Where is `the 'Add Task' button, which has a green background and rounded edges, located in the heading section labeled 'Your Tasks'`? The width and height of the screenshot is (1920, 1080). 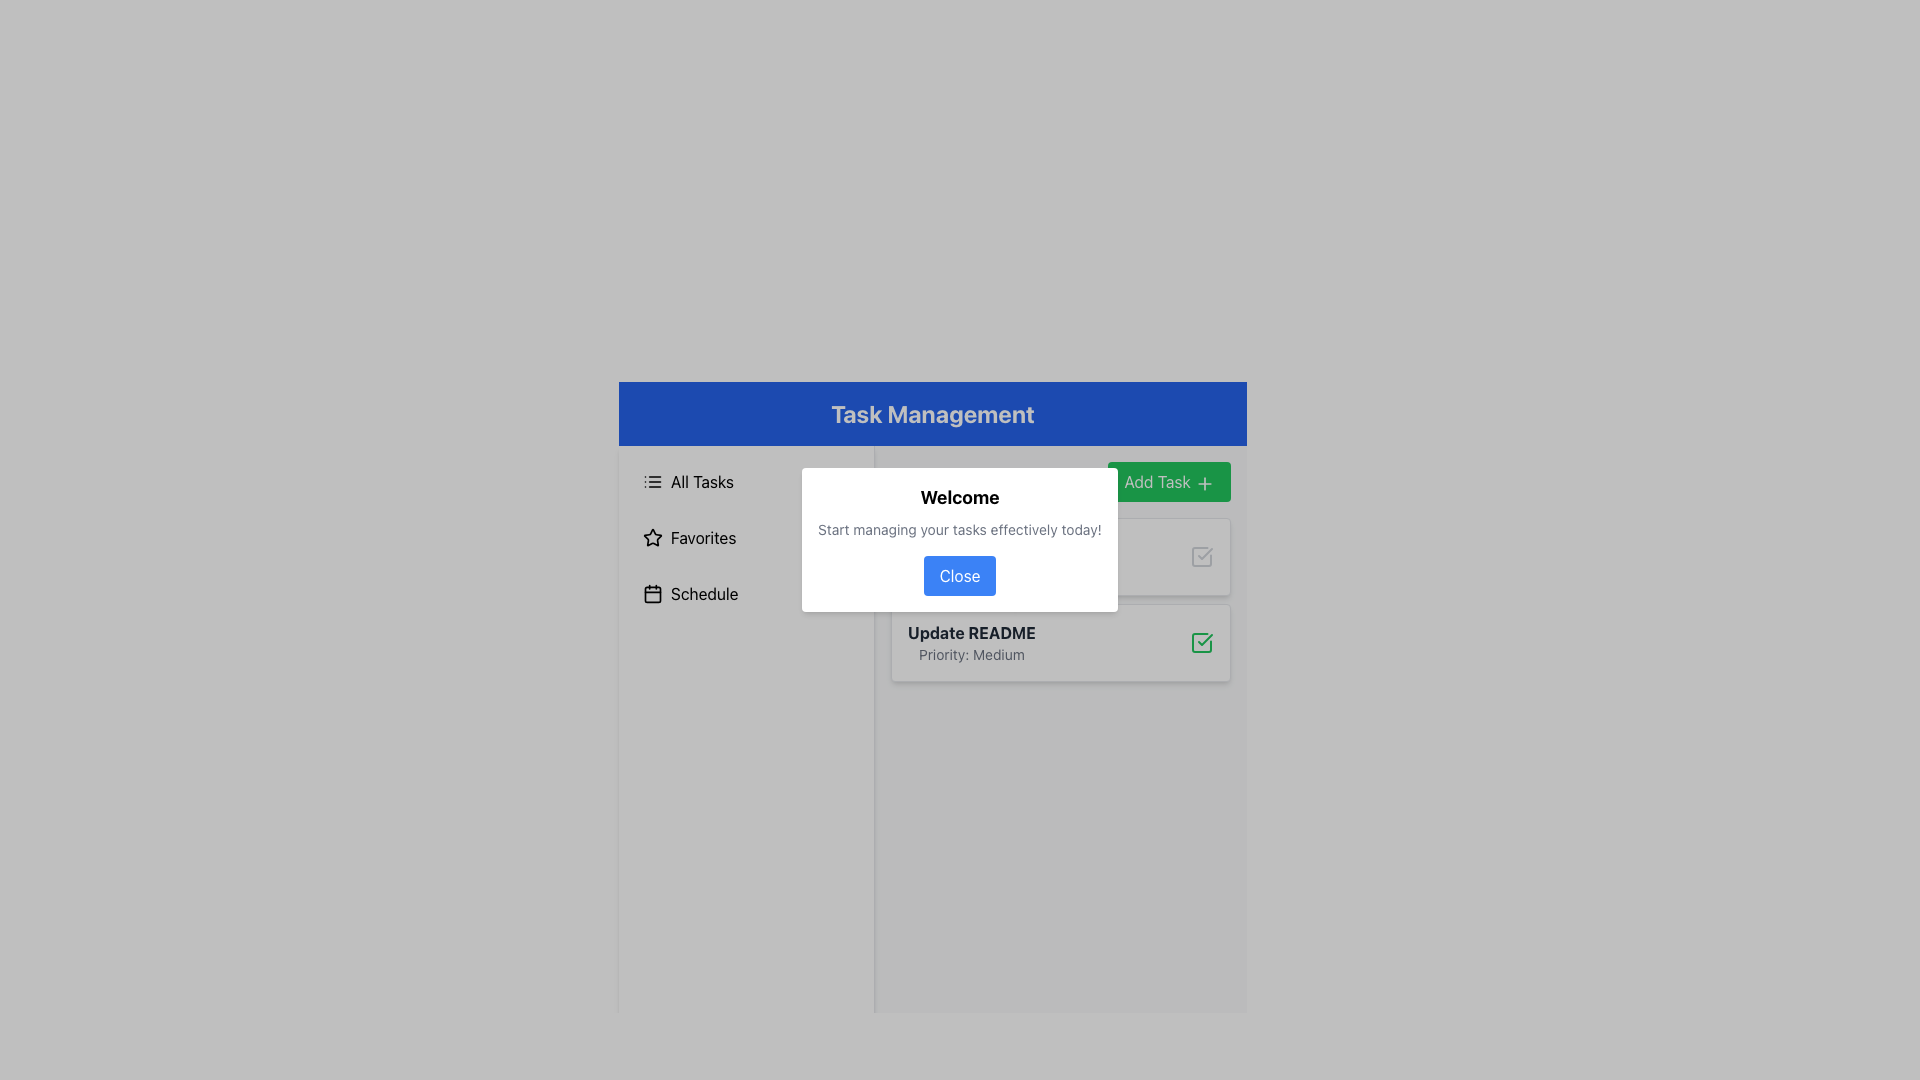 the 'Add Task' button, which has a green background and rounded edges, located in the heading section labeled 'Your Tasks' is located at coordinates (1169, 482).